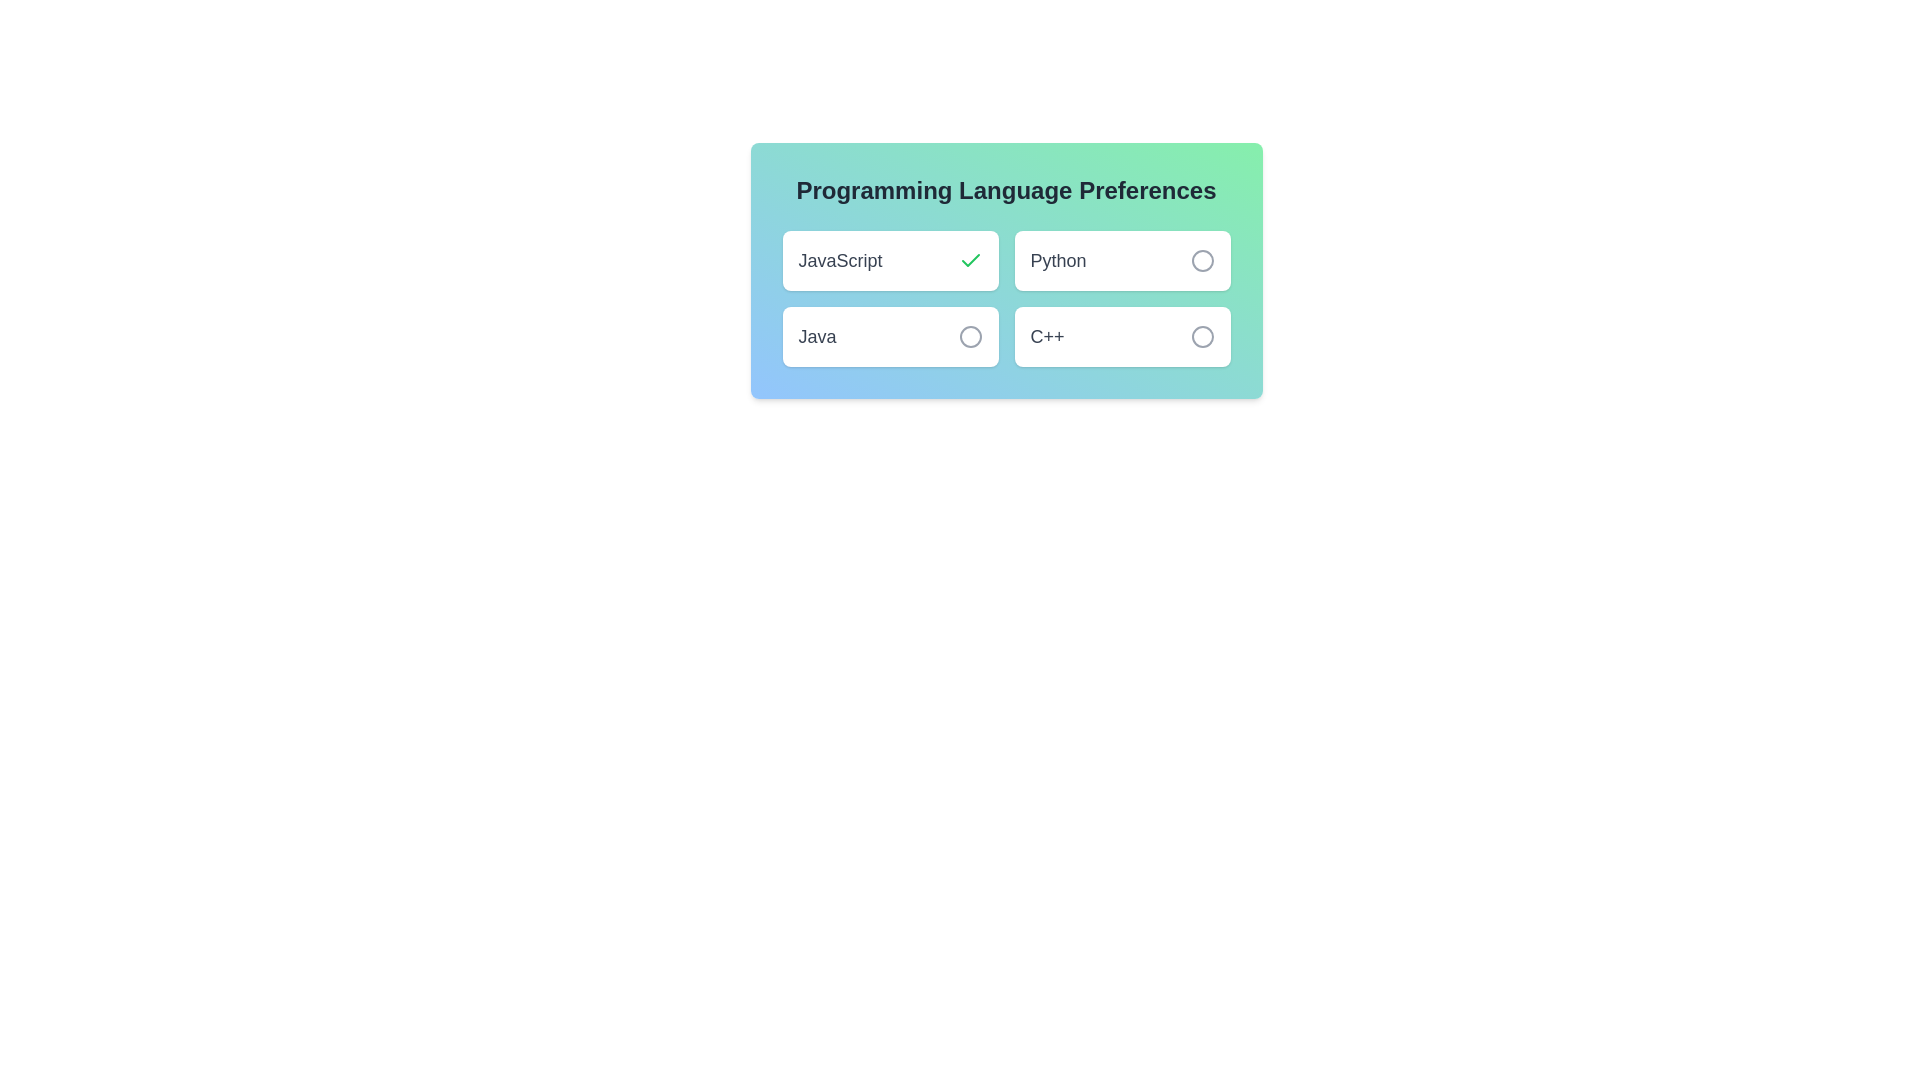  I want to click on the language JavaScript by clicking its associated button, so click(970, 260).